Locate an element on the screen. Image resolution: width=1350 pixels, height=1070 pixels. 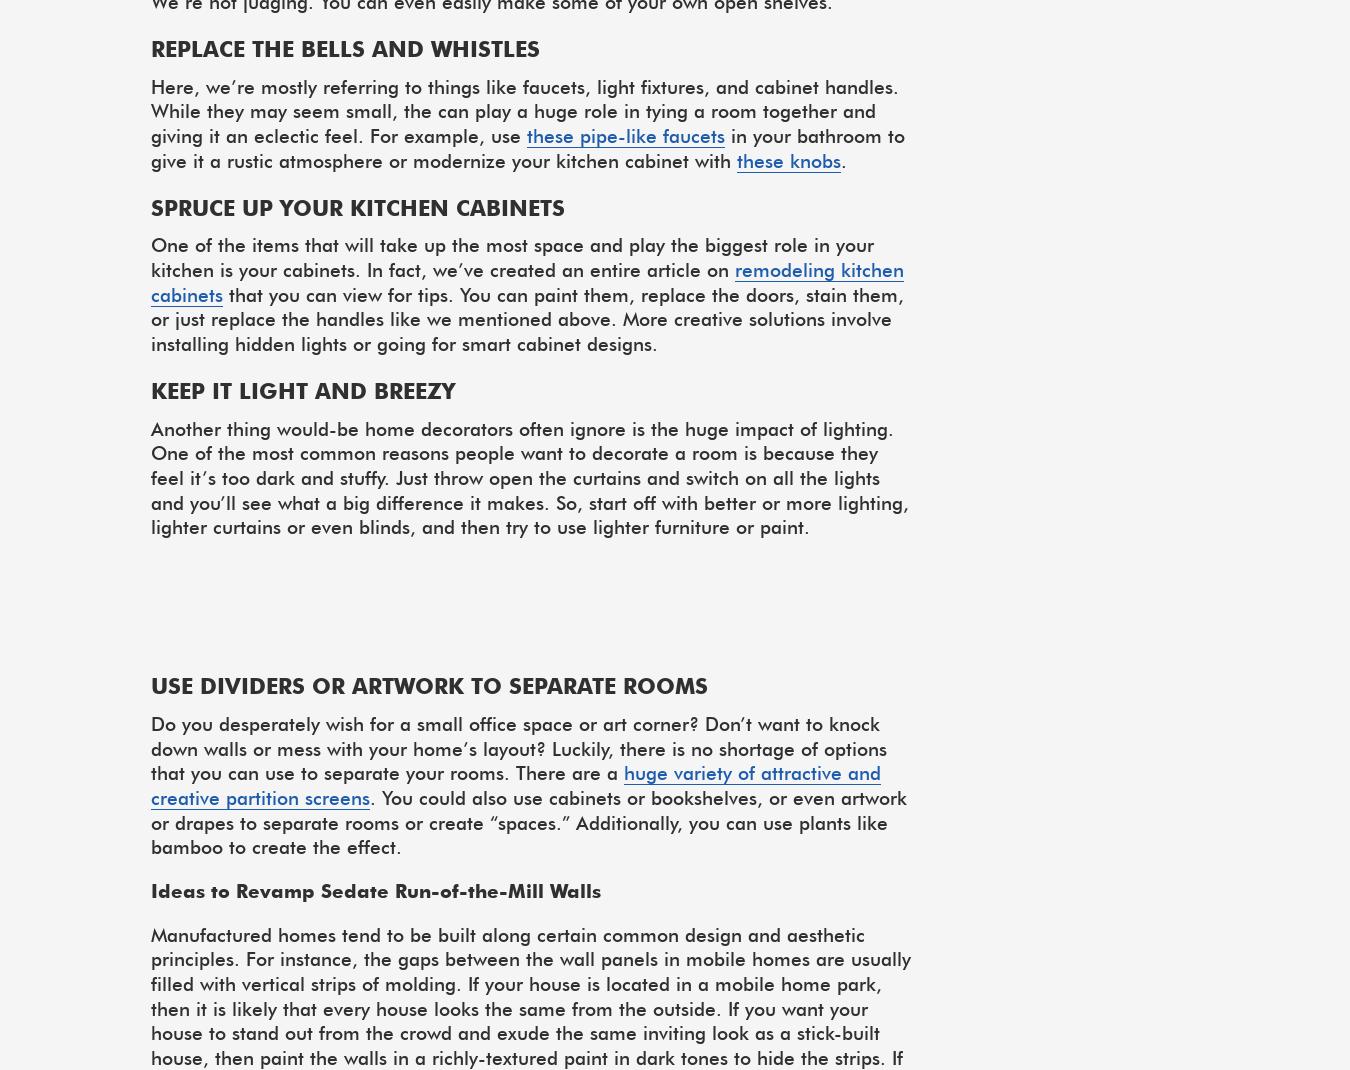
'in your bathroom to give it a rustic atmosphere or modernize your kitchen cabinet with' is located at coordinates (526, 147).